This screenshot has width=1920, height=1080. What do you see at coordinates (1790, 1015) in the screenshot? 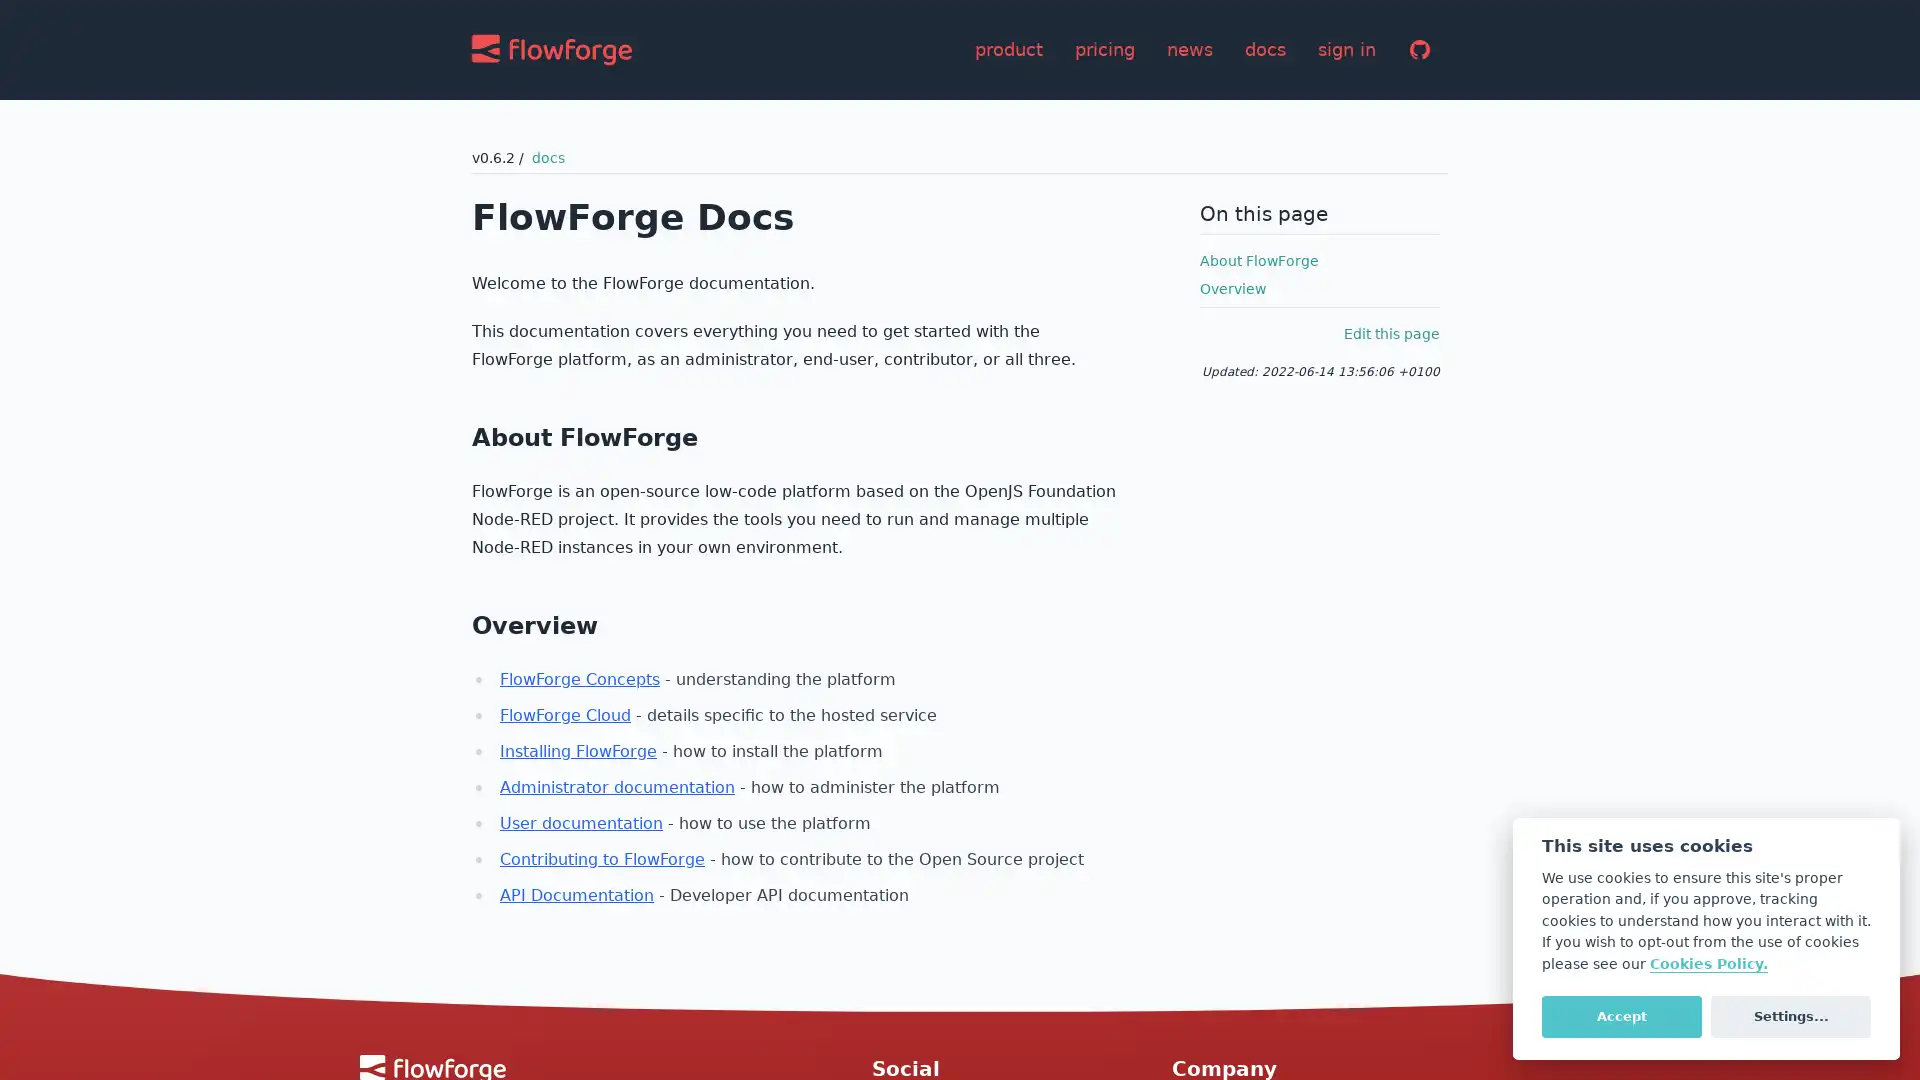
I see `Settings...` at bounding box center [1790, 1015].